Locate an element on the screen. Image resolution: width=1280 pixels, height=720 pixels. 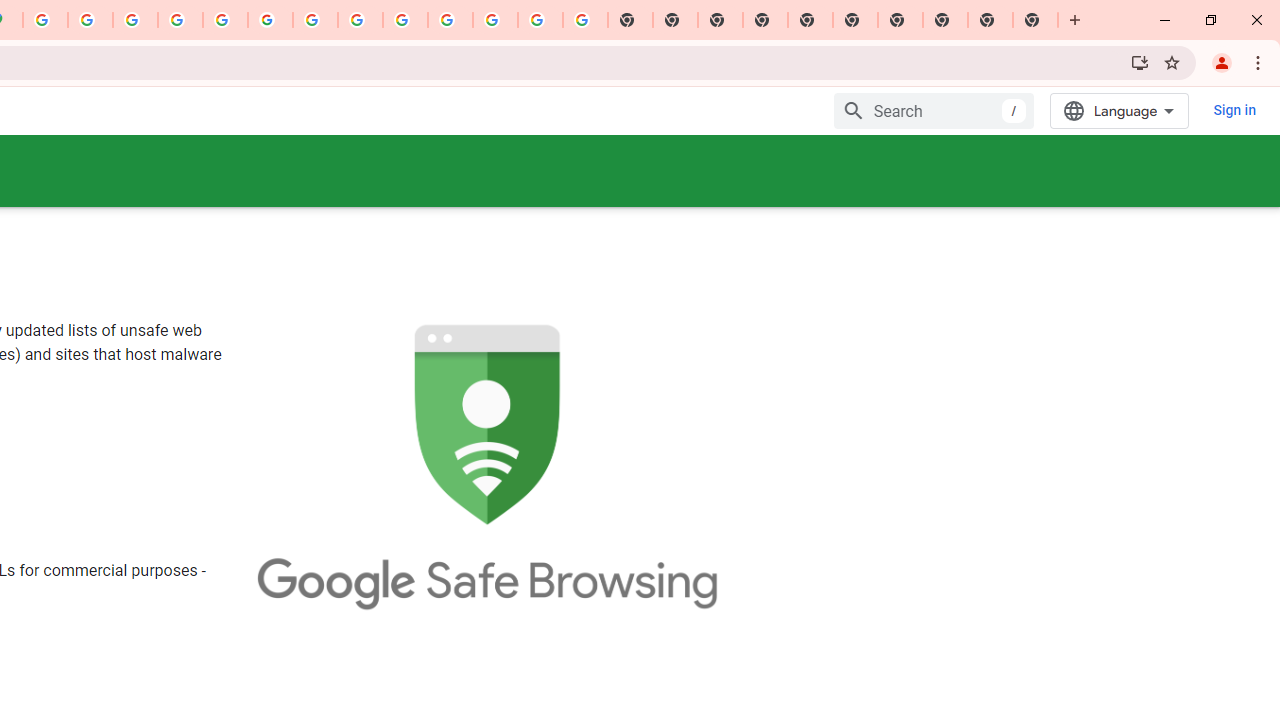
'Privacy Help Center - Policies Help' is located at coordinates (134, 20).